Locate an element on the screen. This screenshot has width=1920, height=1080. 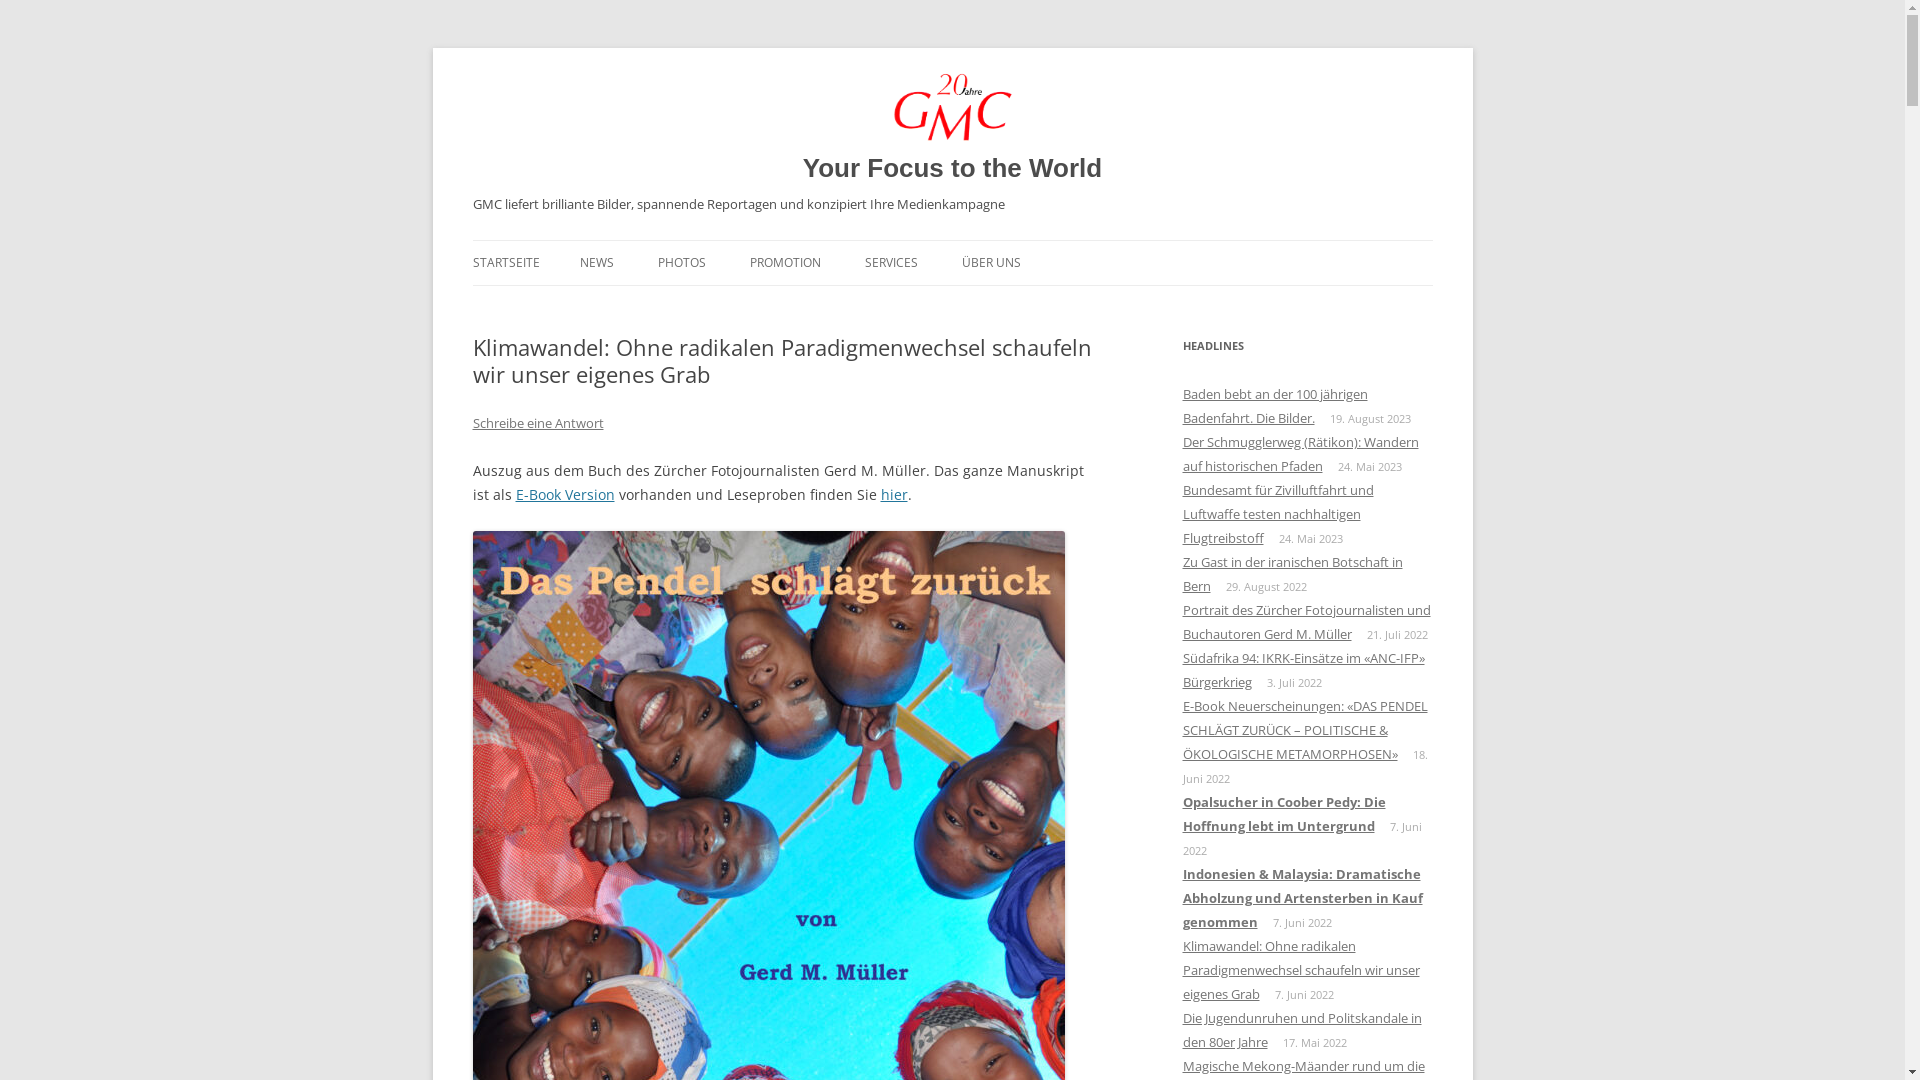
'PROMOTION' is located at coordinates (784, 261).